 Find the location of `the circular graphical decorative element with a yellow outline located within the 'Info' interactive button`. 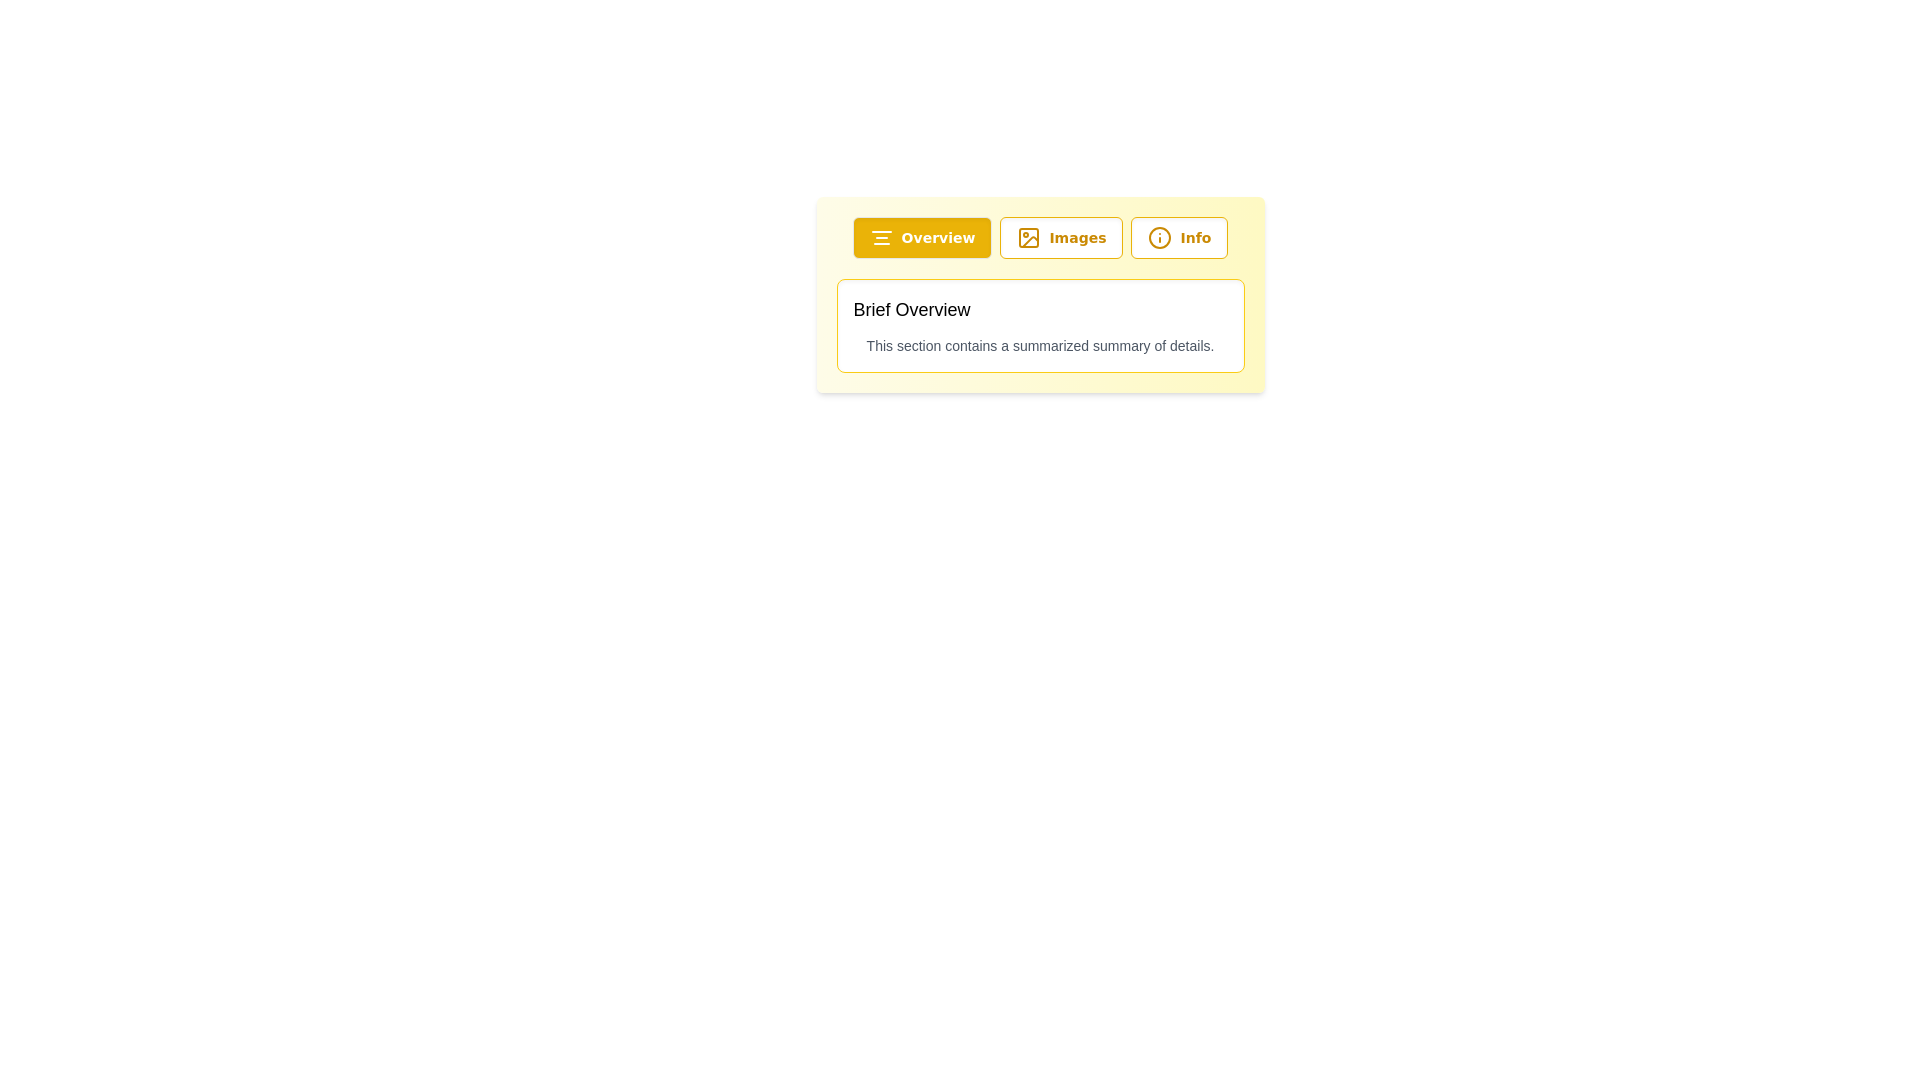

the circular graphical decorative element with a yellow outline located within the 'Info' interactive button is located at coordinates (1160, 237).